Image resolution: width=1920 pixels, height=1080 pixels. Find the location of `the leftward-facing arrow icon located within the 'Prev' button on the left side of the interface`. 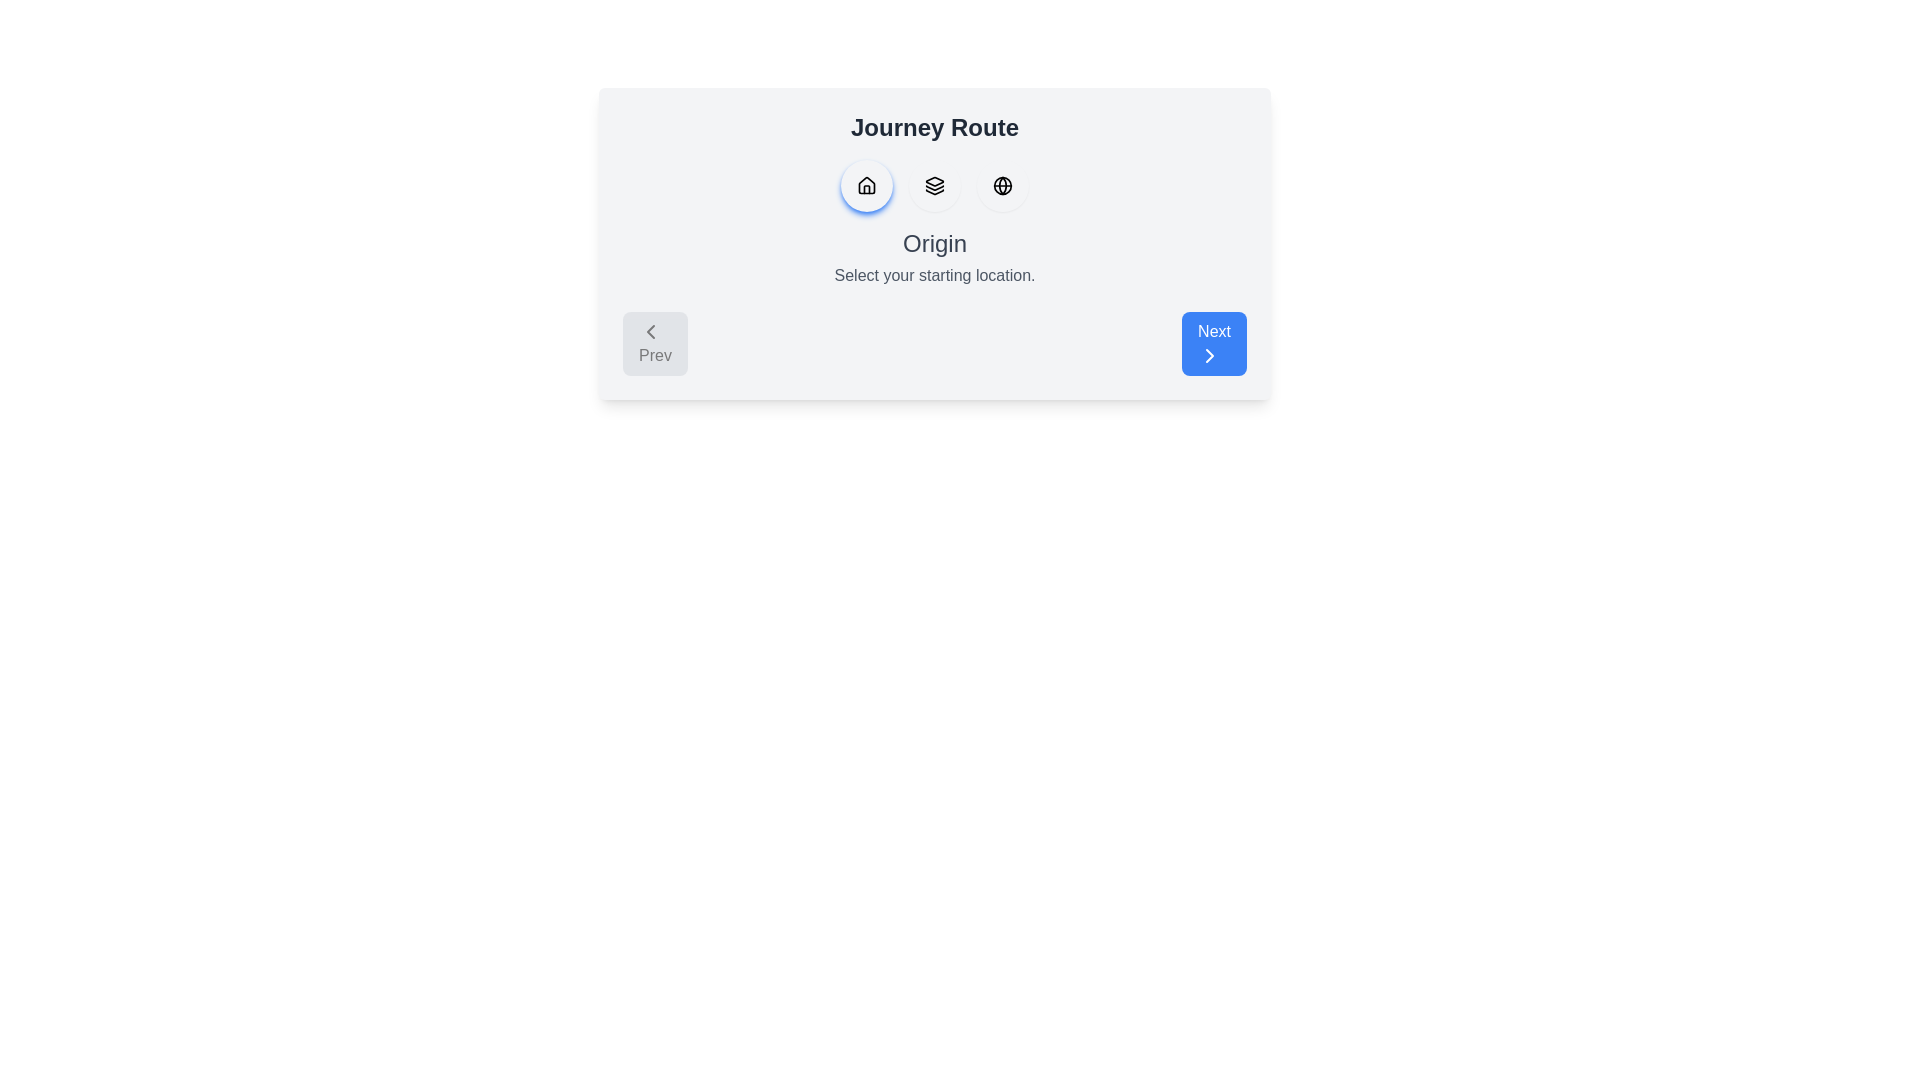

the leftward-facing arrow icon located within the 'Prev' button on the left side of the interface is located at coordinates (651, 330).